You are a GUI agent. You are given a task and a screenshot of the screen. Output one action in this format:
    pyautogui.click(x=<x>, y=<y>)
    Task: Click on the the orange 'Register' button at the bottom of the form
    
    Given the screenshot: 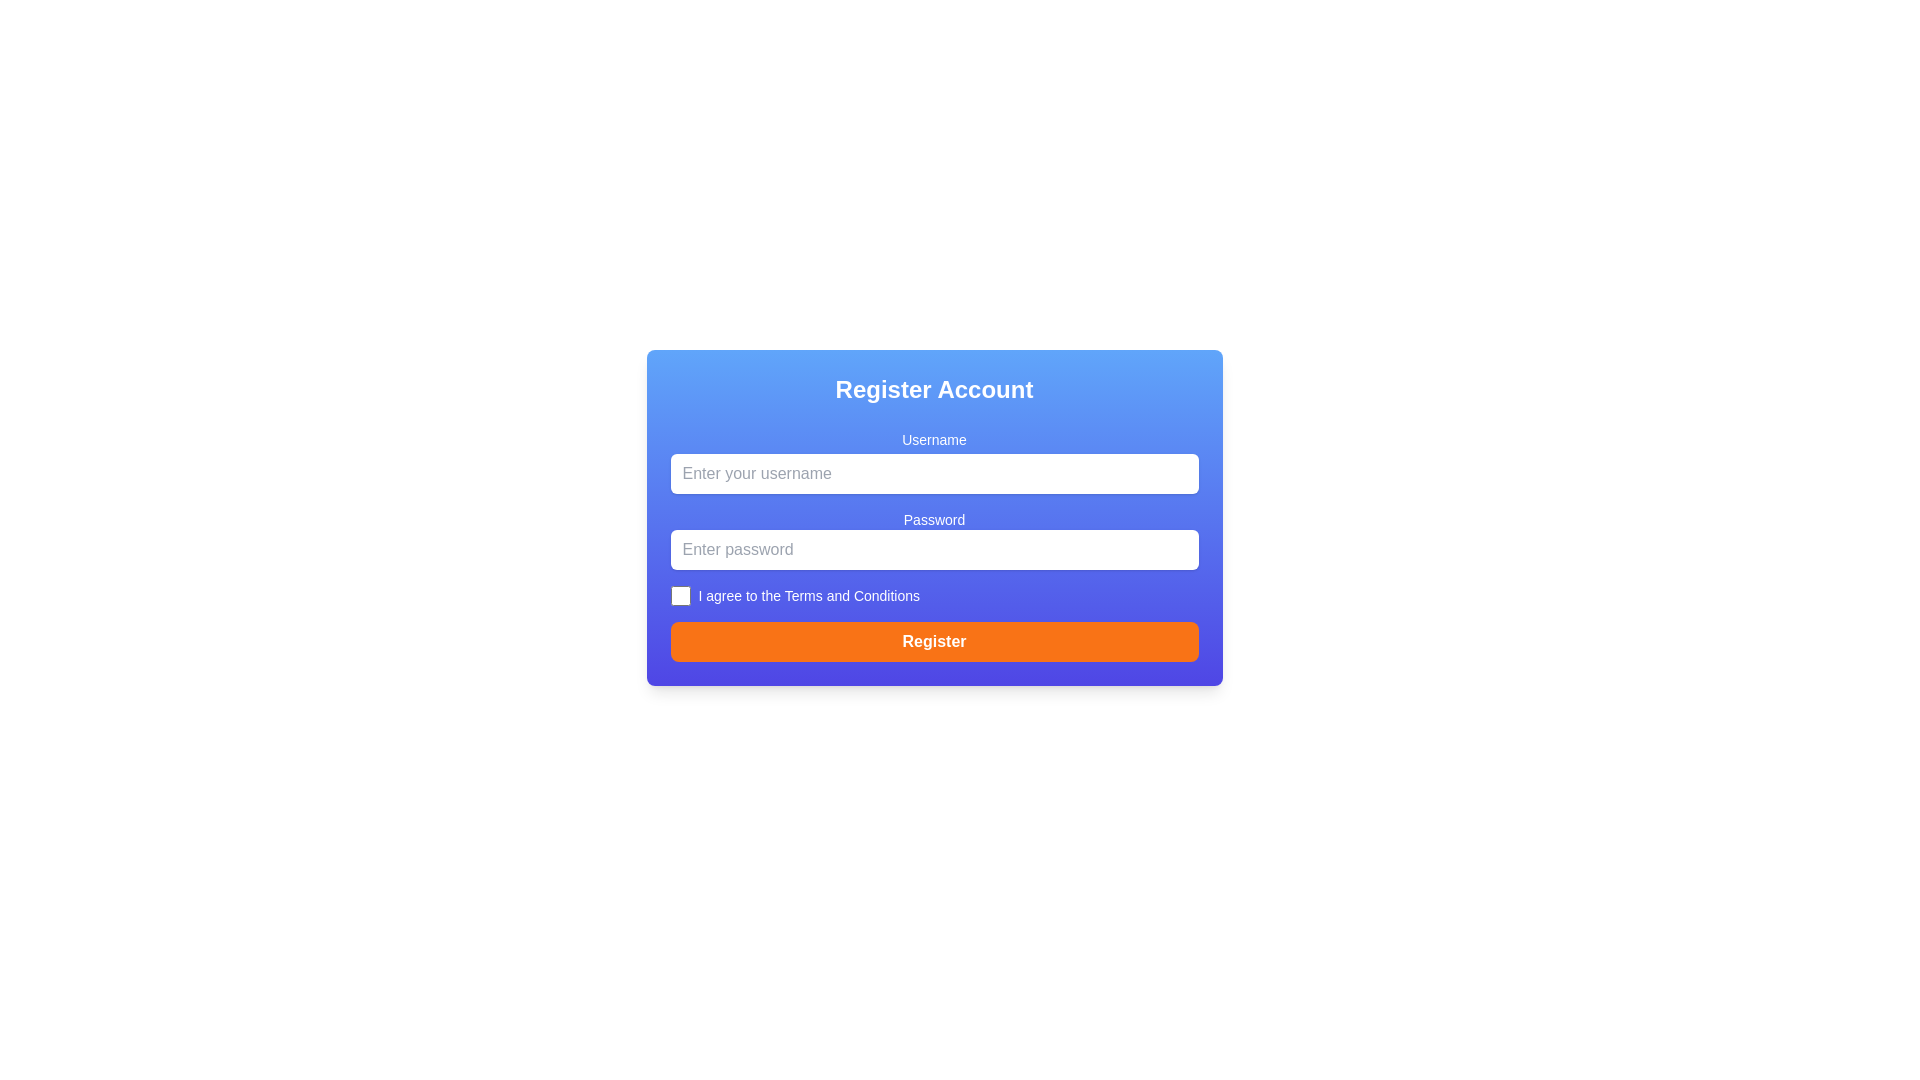 What is the action you would take?
    pyautogui.click(x=933, y=641)
    